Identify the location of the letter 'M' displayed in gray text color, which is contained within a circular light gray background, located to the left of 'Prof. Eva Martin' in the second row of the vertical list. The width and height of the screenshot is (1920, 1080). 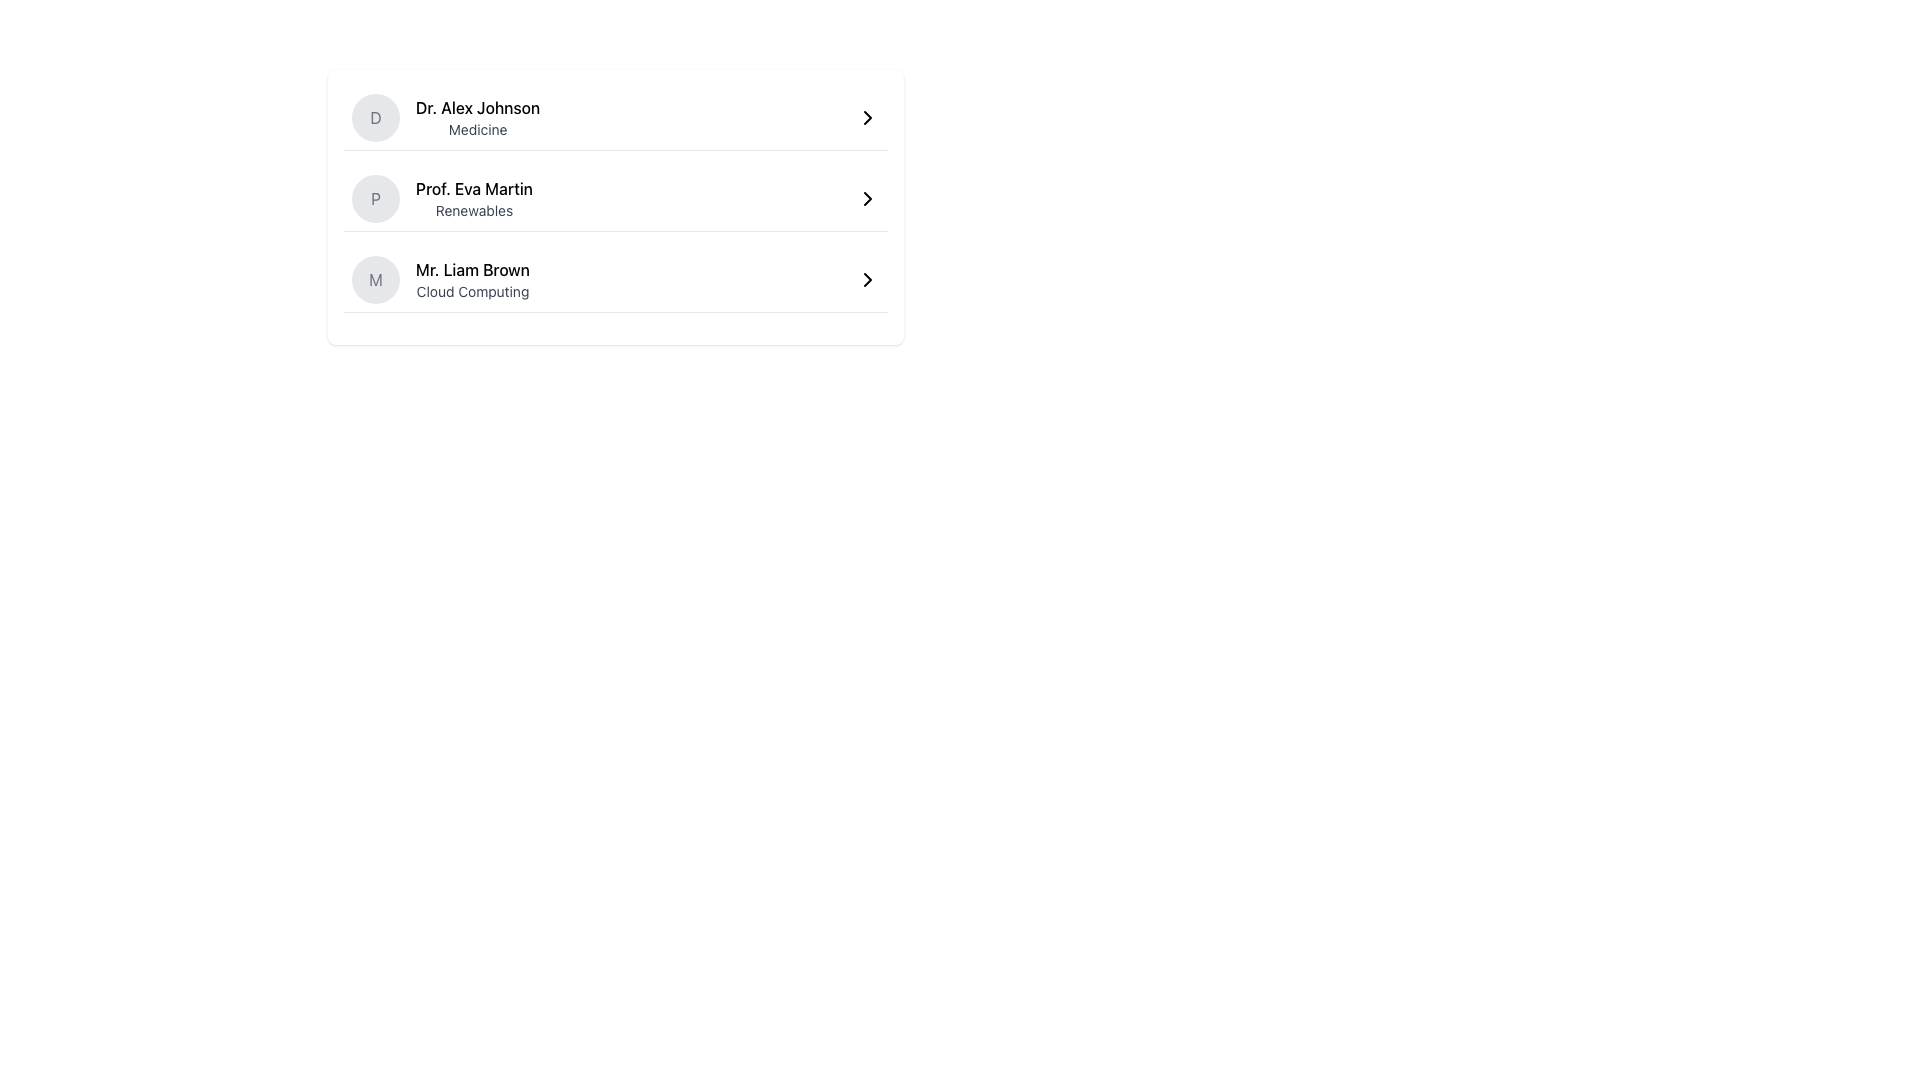
(375, 280).